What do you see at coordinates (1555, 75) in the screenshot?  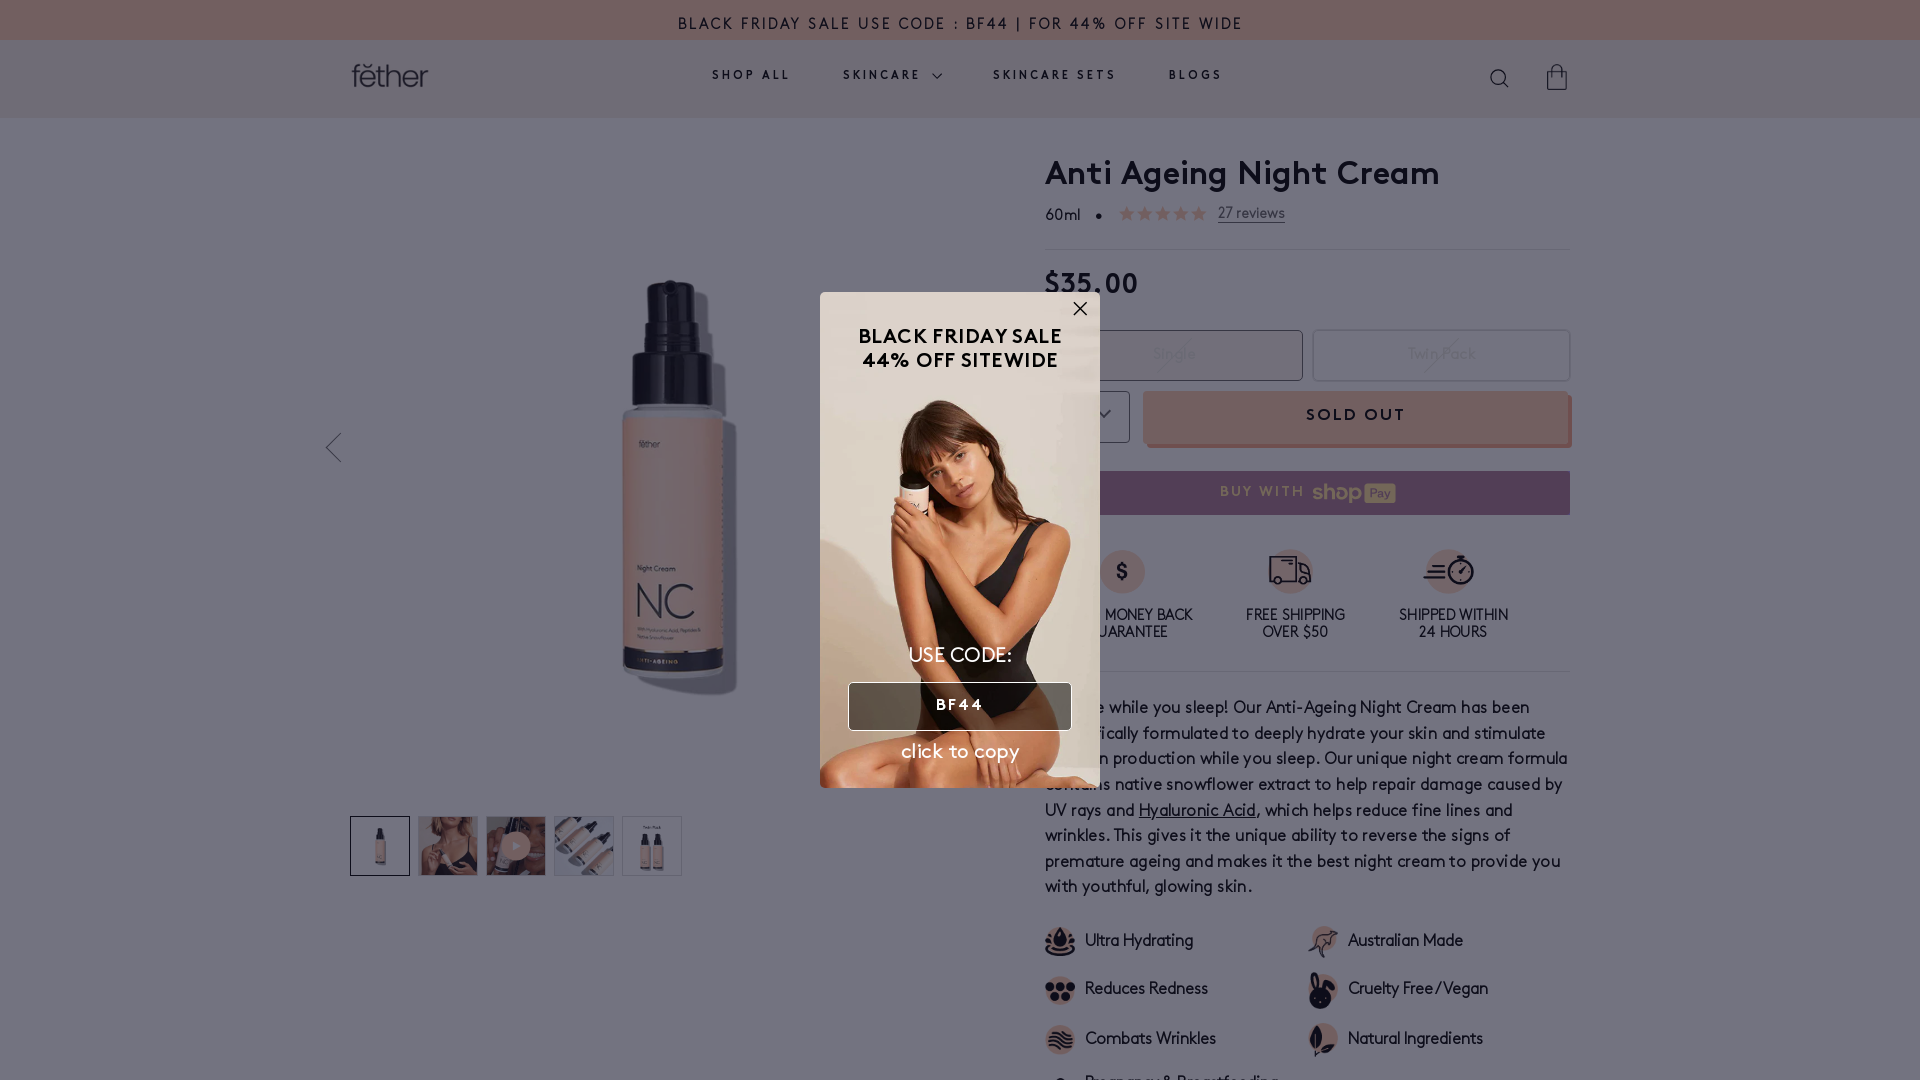 I see `'CART'` at bounding box center [1555, 75].